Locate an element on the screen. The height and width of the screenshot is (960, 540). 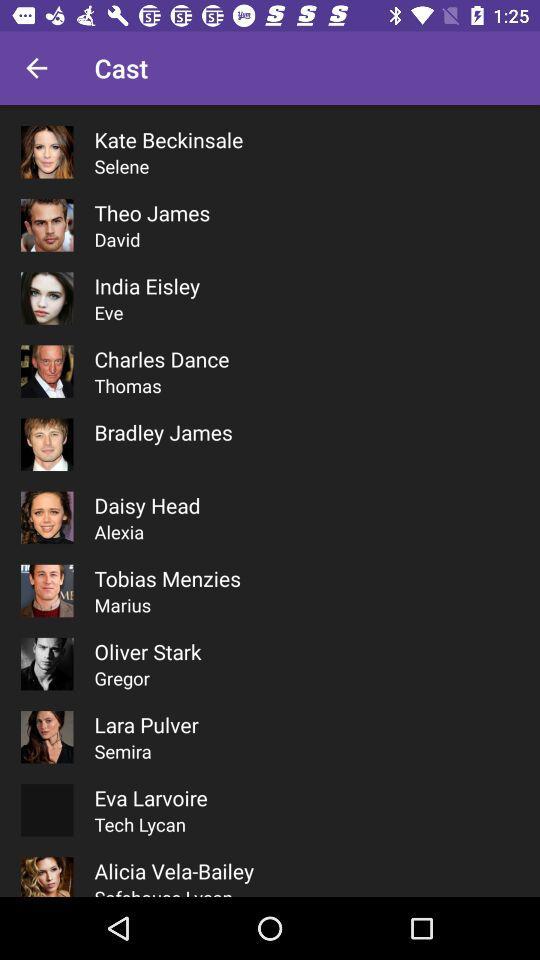
item below the cast is located at coordinates (167, 138).